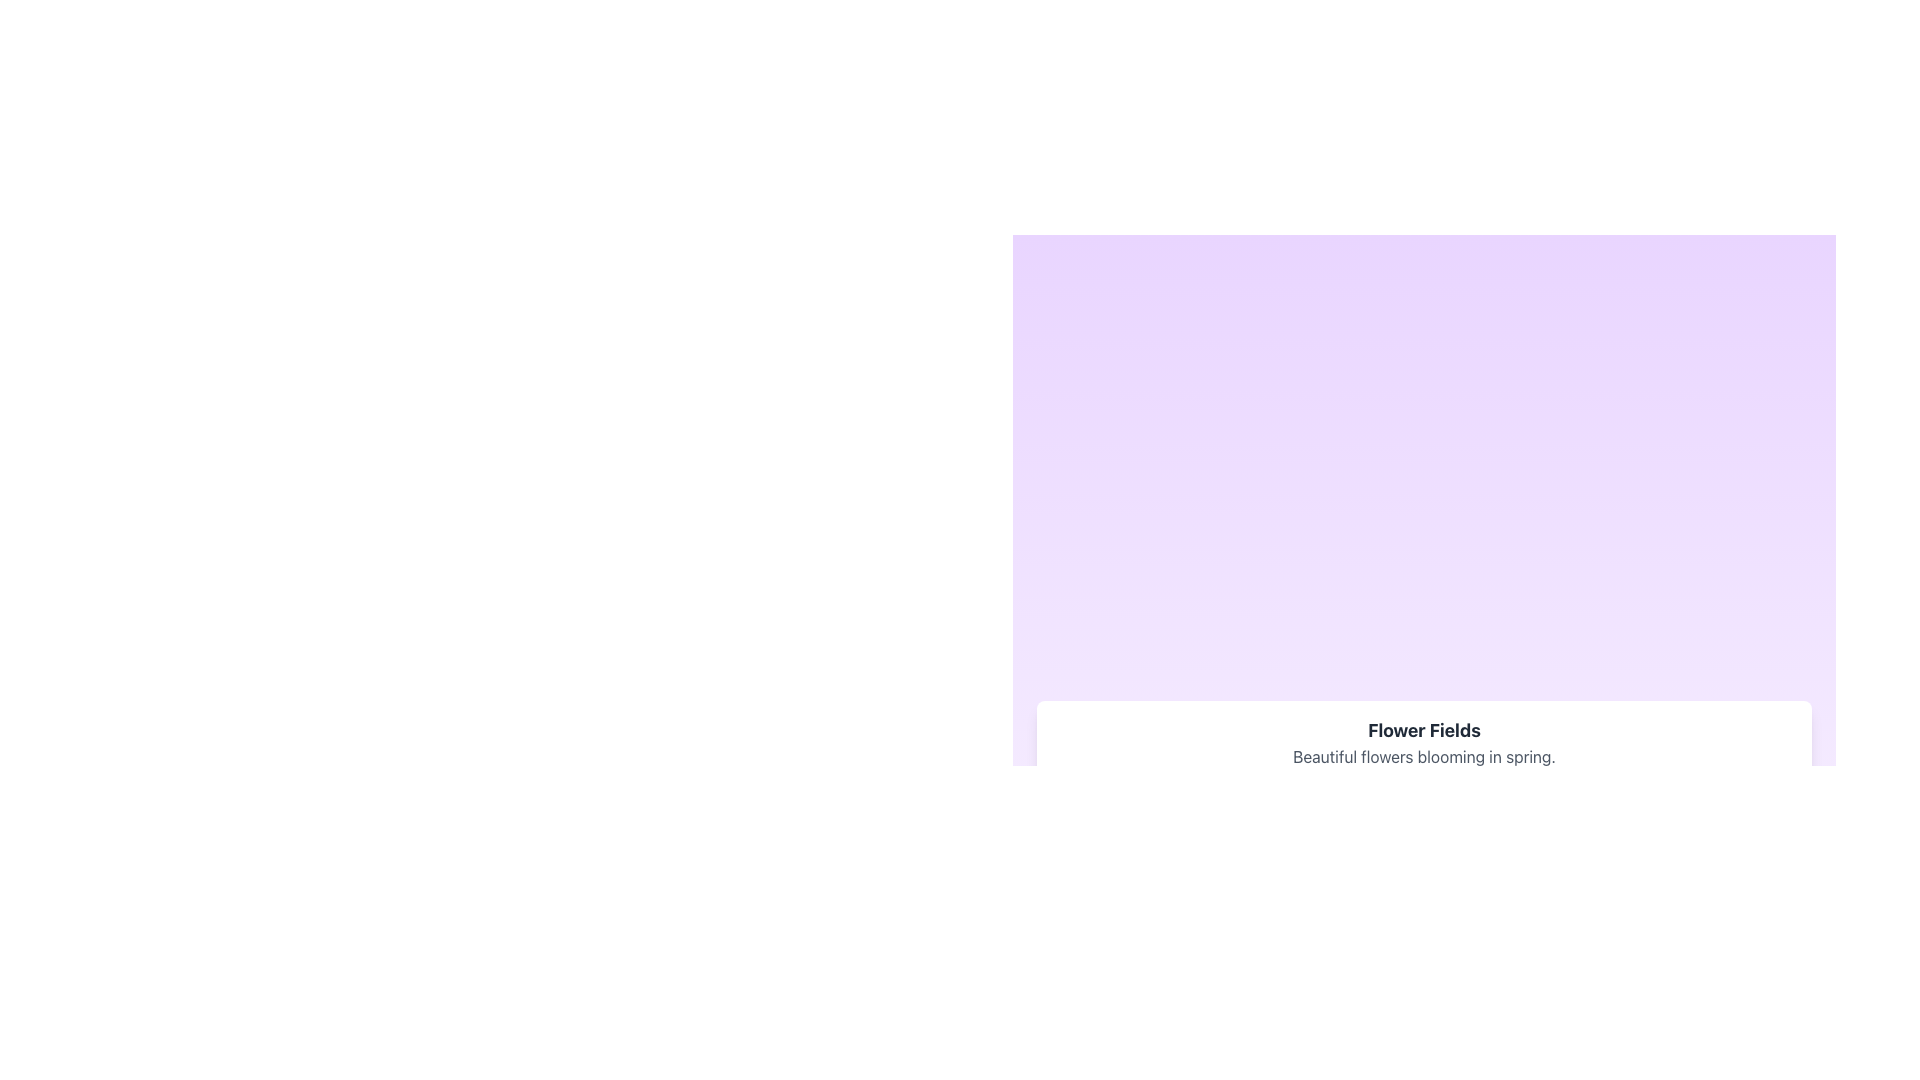 The width and height of the screenshot is (1920, 1080). Describe the element at coordinates (1423, 731) in the screenshot. I see `the text label displaying 'Flower Fields', which is styled with bold, centered alignment in a large dark grey font at the top center of the descriptive card` at that location.